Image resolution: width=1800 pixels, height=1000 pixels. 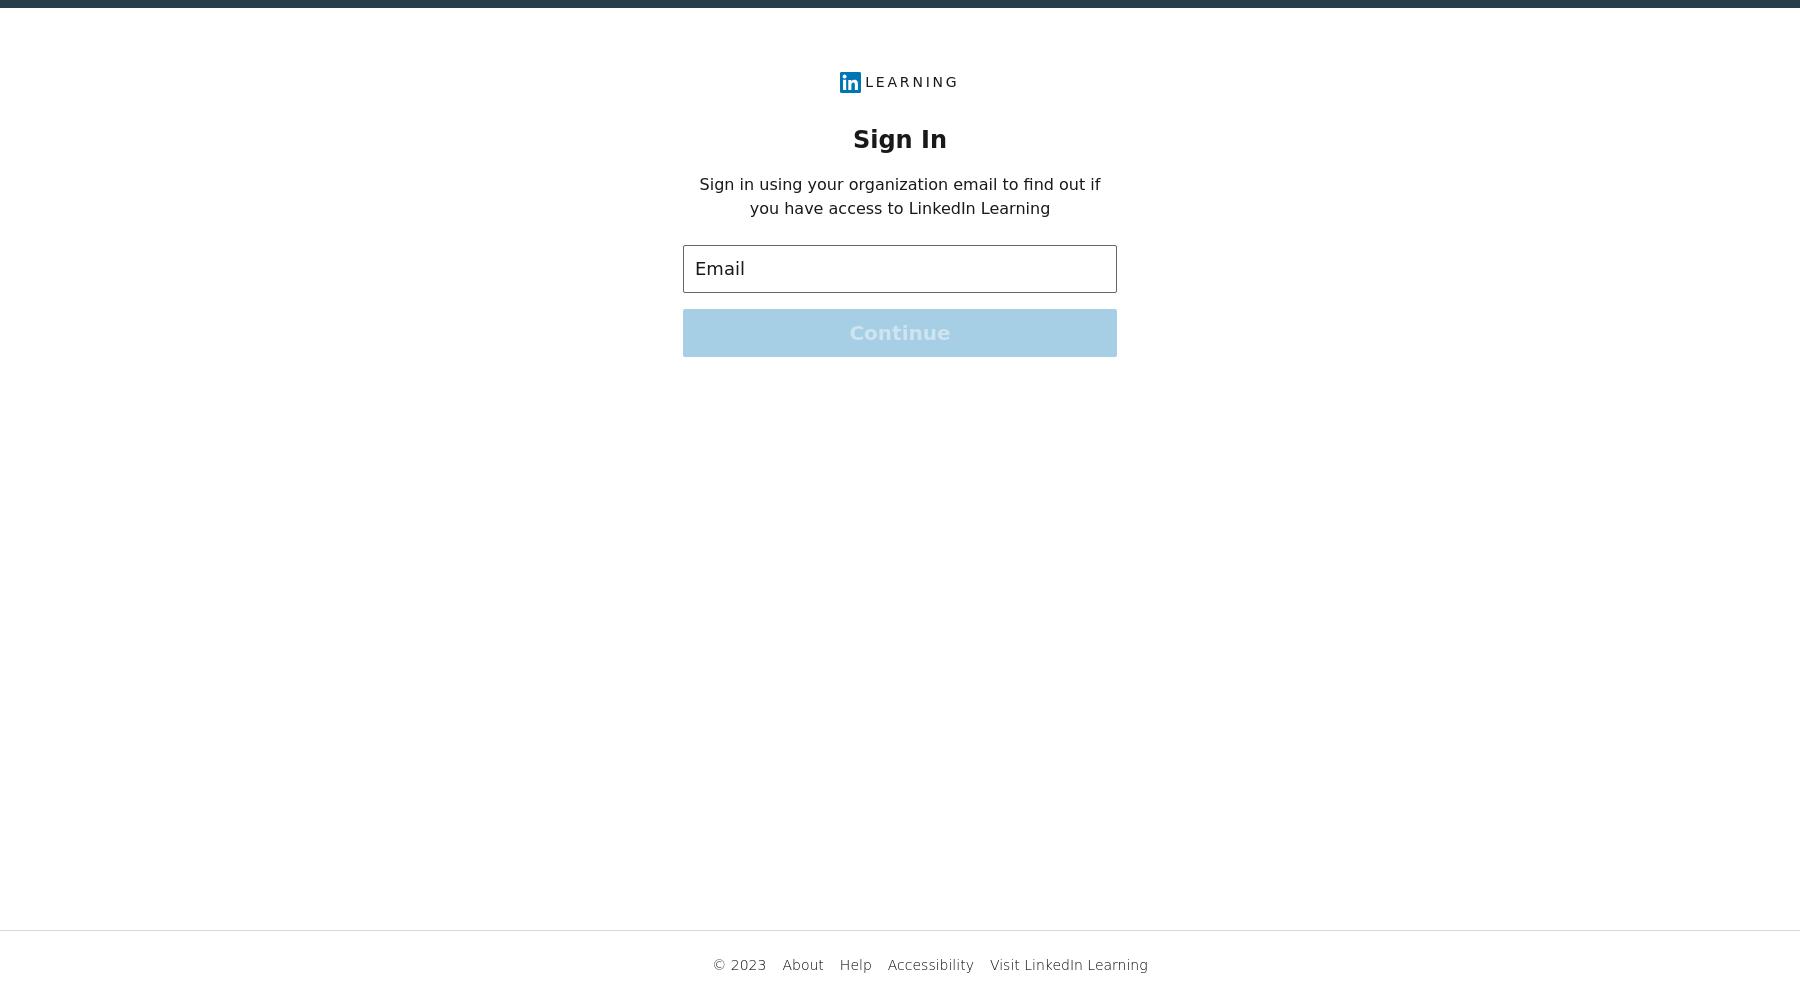 I want to click on 'LEARNING', so click(x=911, y=81).